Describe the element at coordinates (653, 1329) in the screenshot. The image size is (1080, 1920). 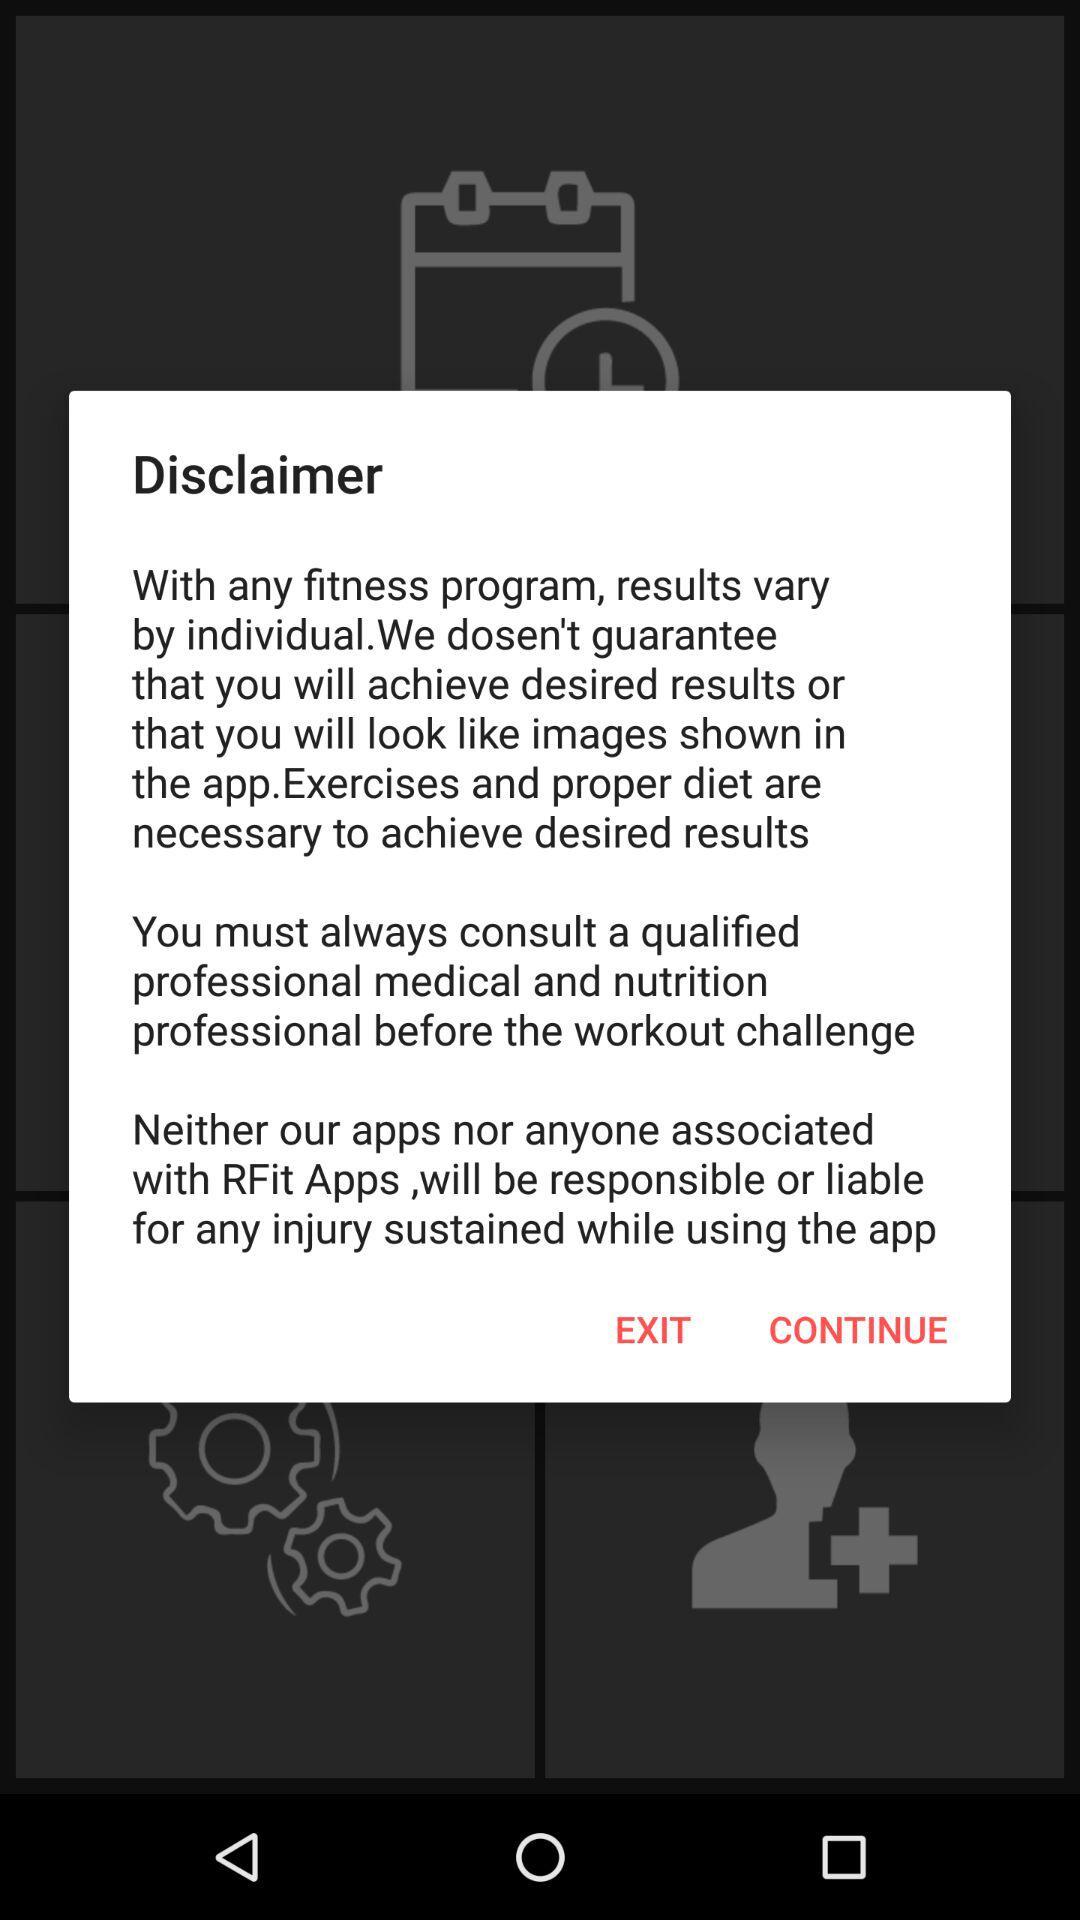
I see `item at the bottom` at that location.